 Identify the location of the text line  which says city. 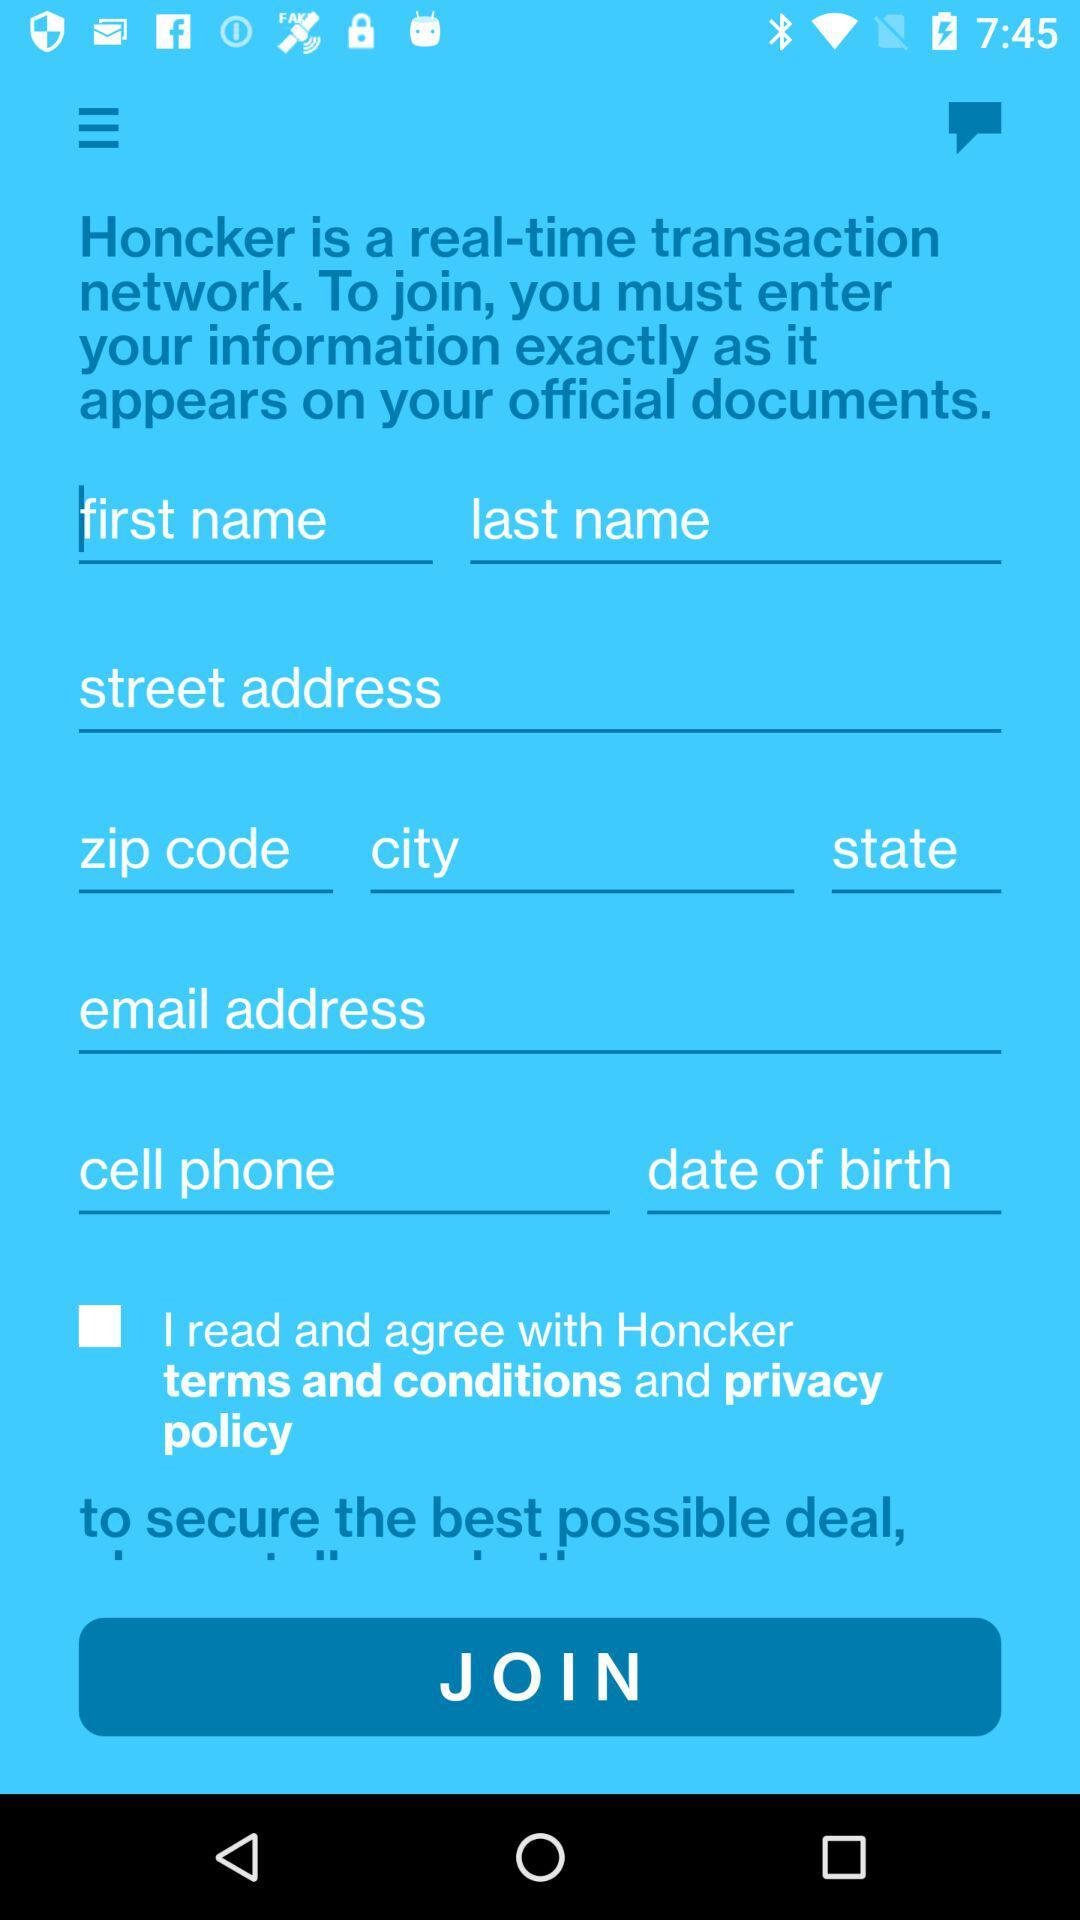
(582, 881).